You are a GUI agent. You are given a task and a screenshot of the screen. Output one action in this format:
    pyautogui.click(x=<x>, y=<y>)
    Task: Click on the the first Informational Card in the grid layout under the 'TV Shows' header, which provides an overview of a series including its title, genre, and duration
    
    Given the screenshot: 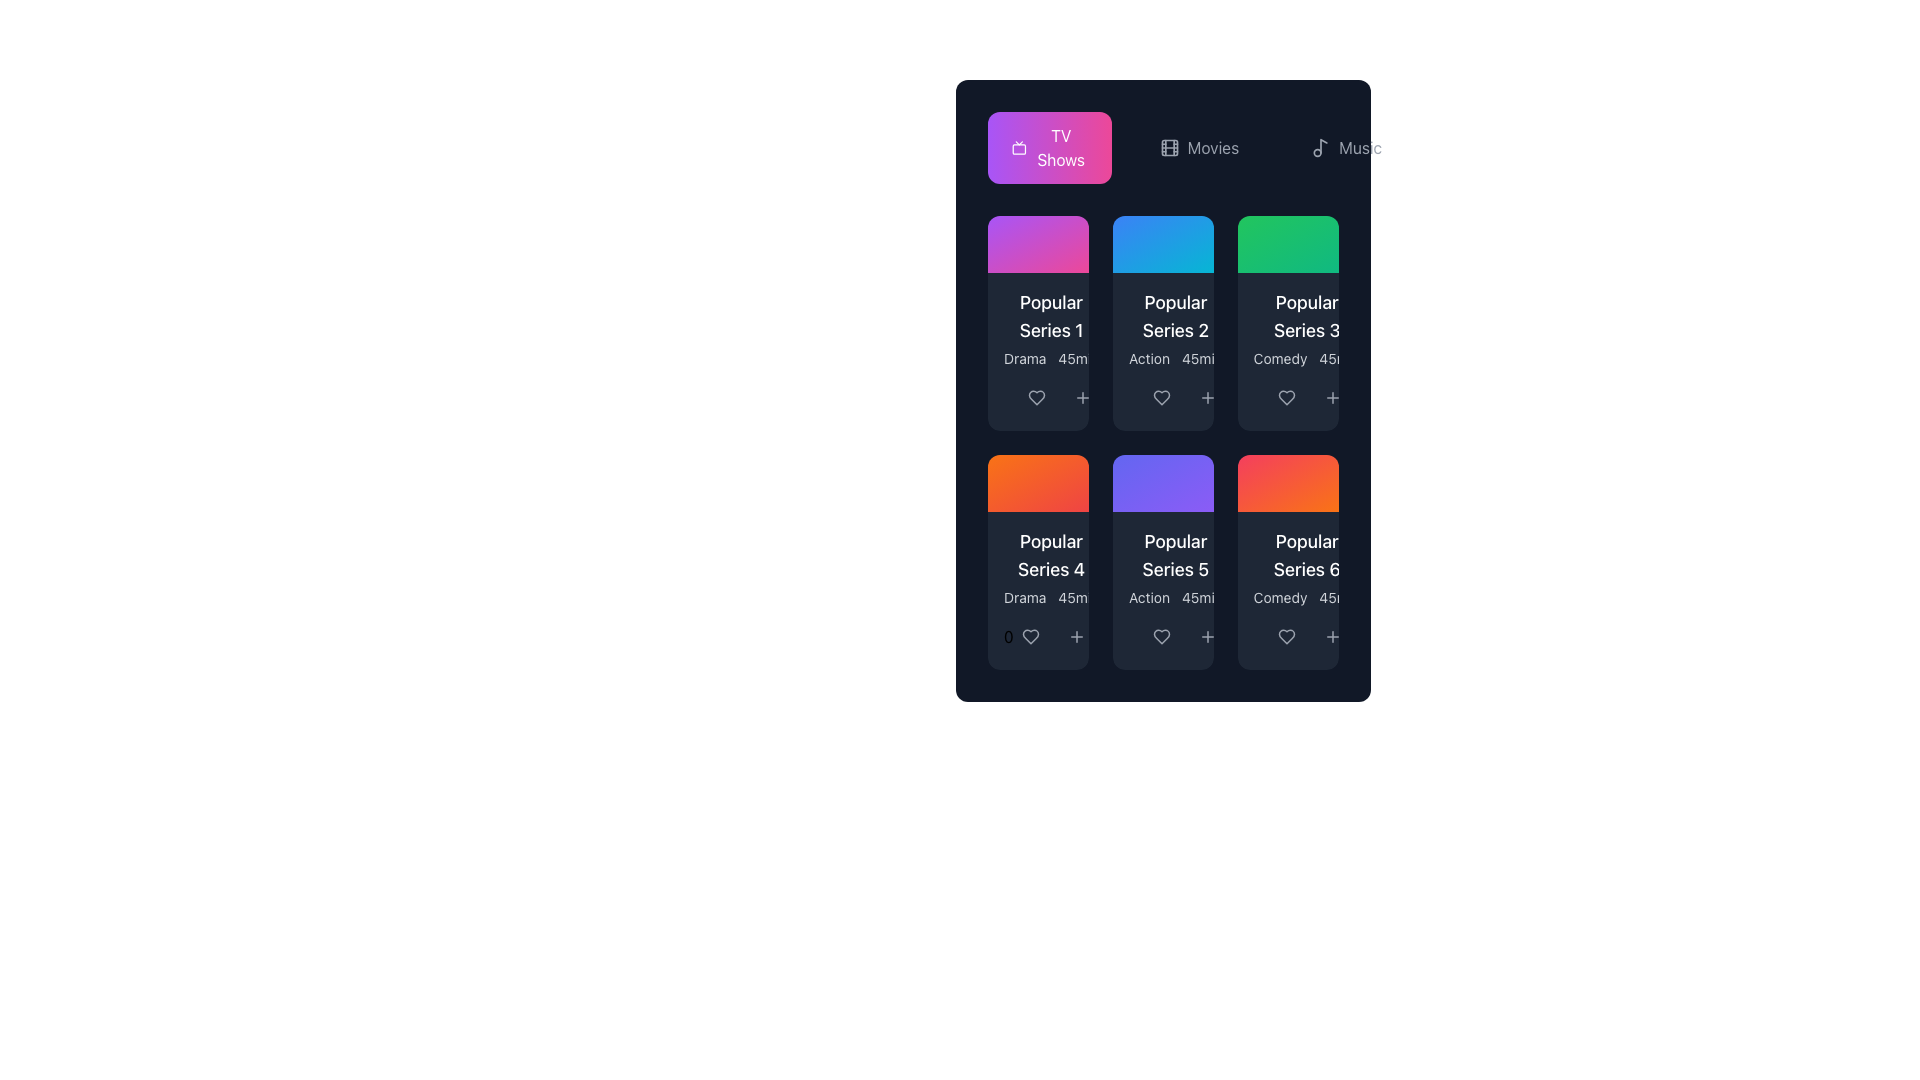 What is the action you would take?
    pyautogui.click(x=1038, y=327)
    